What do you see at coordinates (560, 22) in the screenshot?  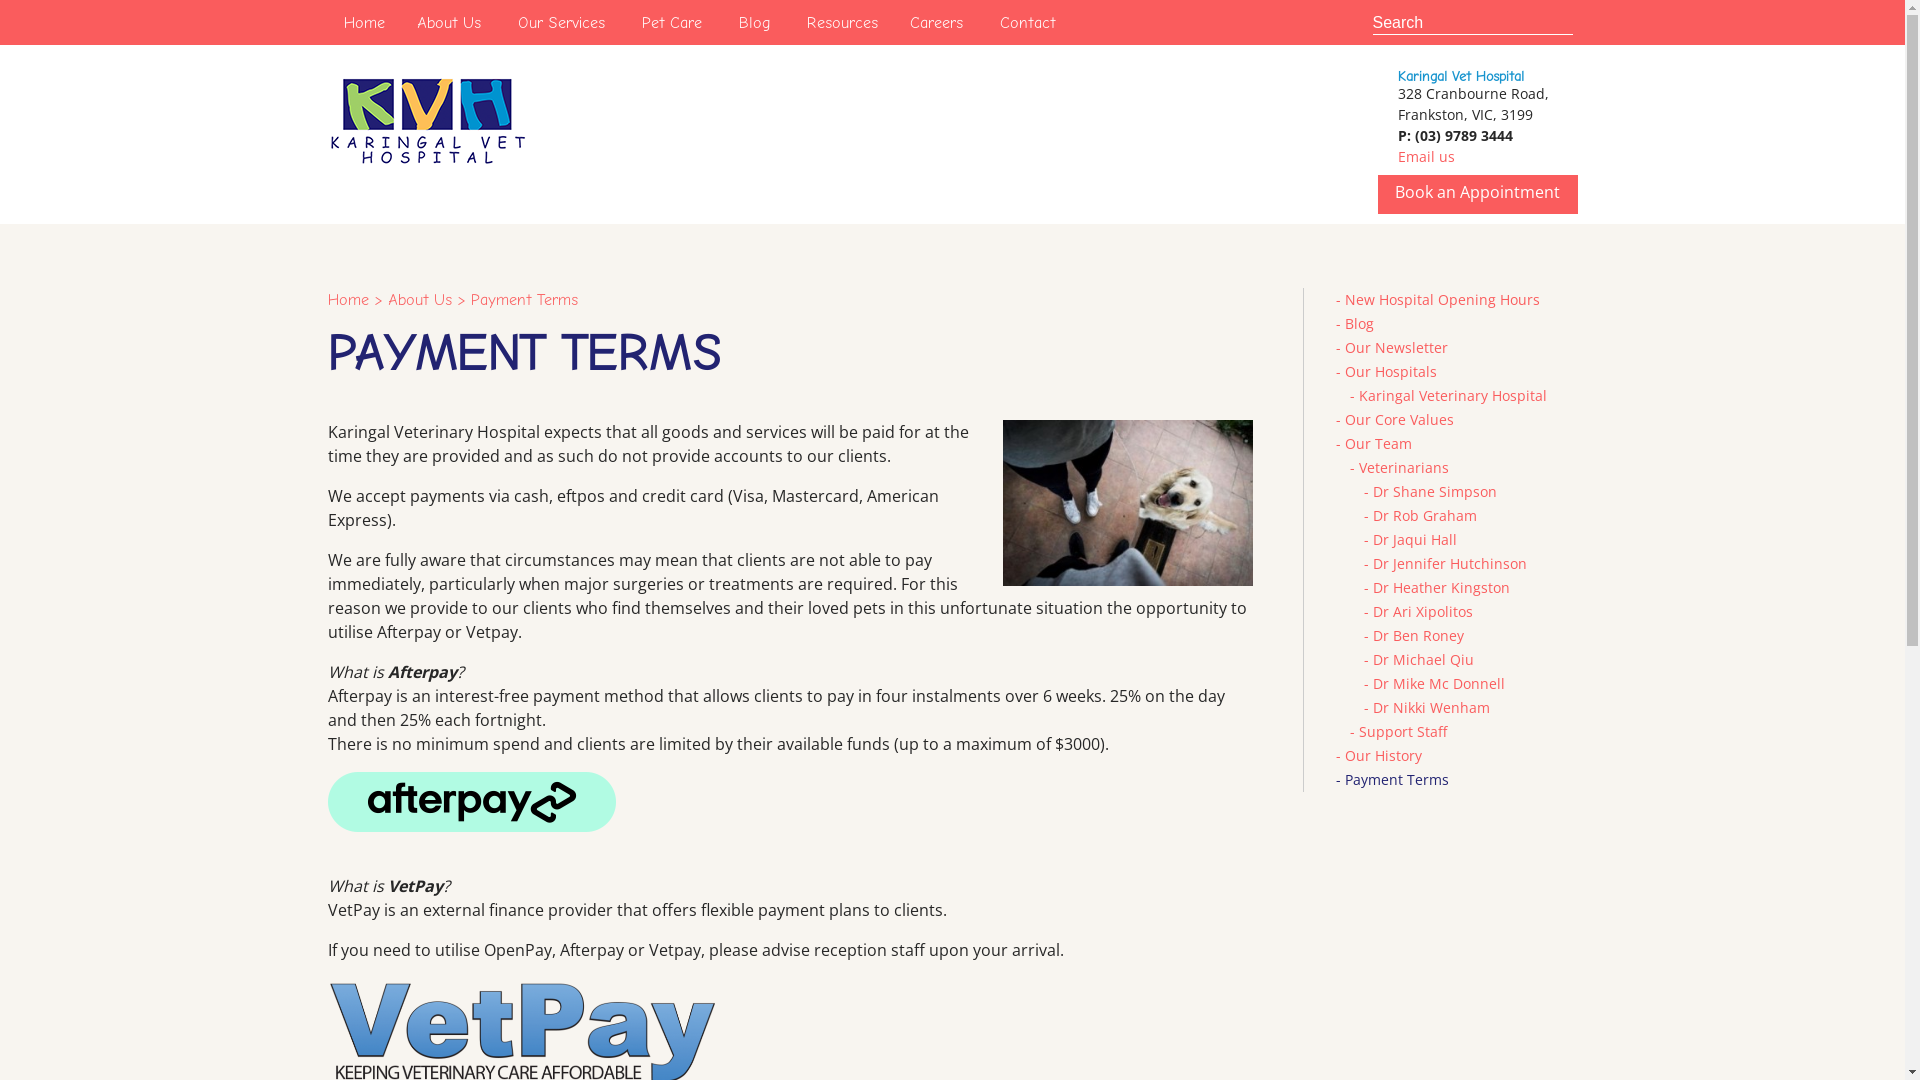 I see `'Our Services'` at bounding box center [560, 22].